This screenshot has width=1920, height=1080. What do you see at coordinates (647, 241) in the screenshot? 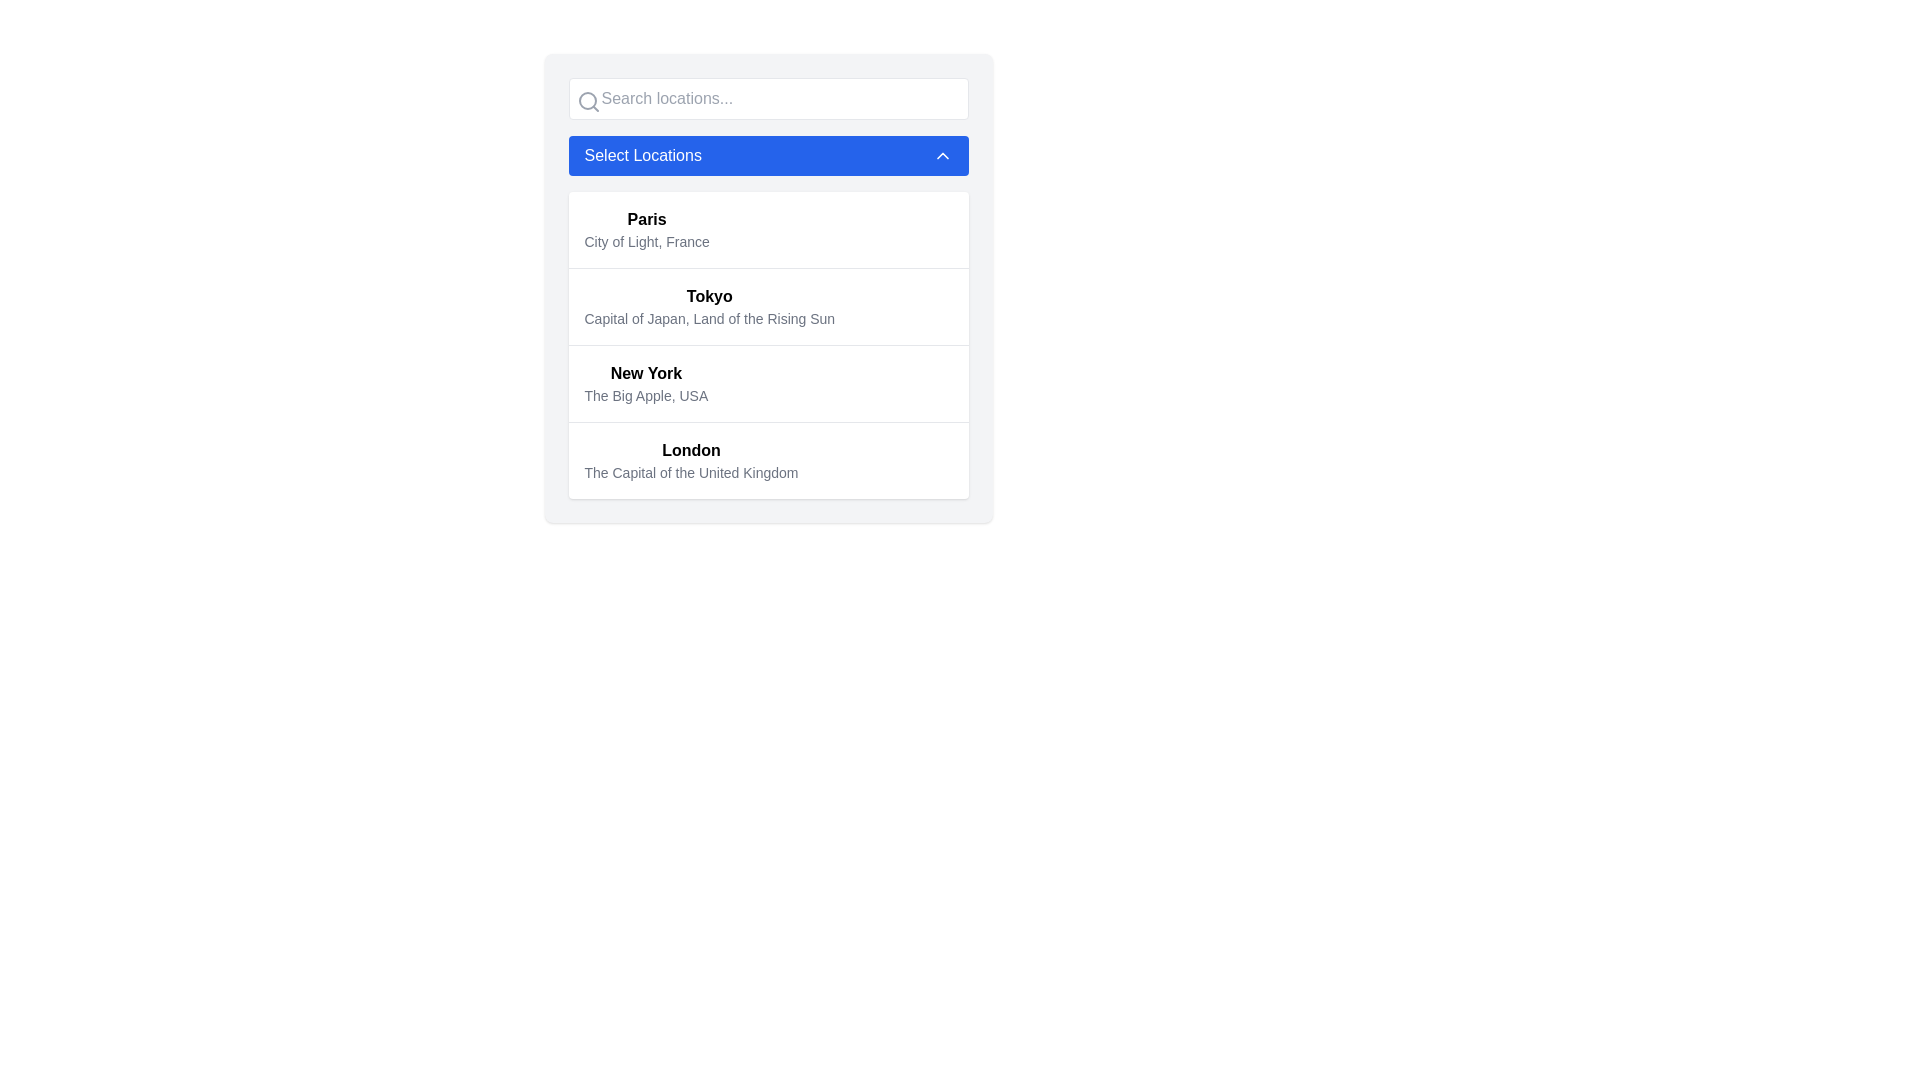
I see `the Text Label that provides additional descriptive information about Paris, positioned directly below the main title within the 'Select Locations' dropdown interface` at bounding box center [647, 241].